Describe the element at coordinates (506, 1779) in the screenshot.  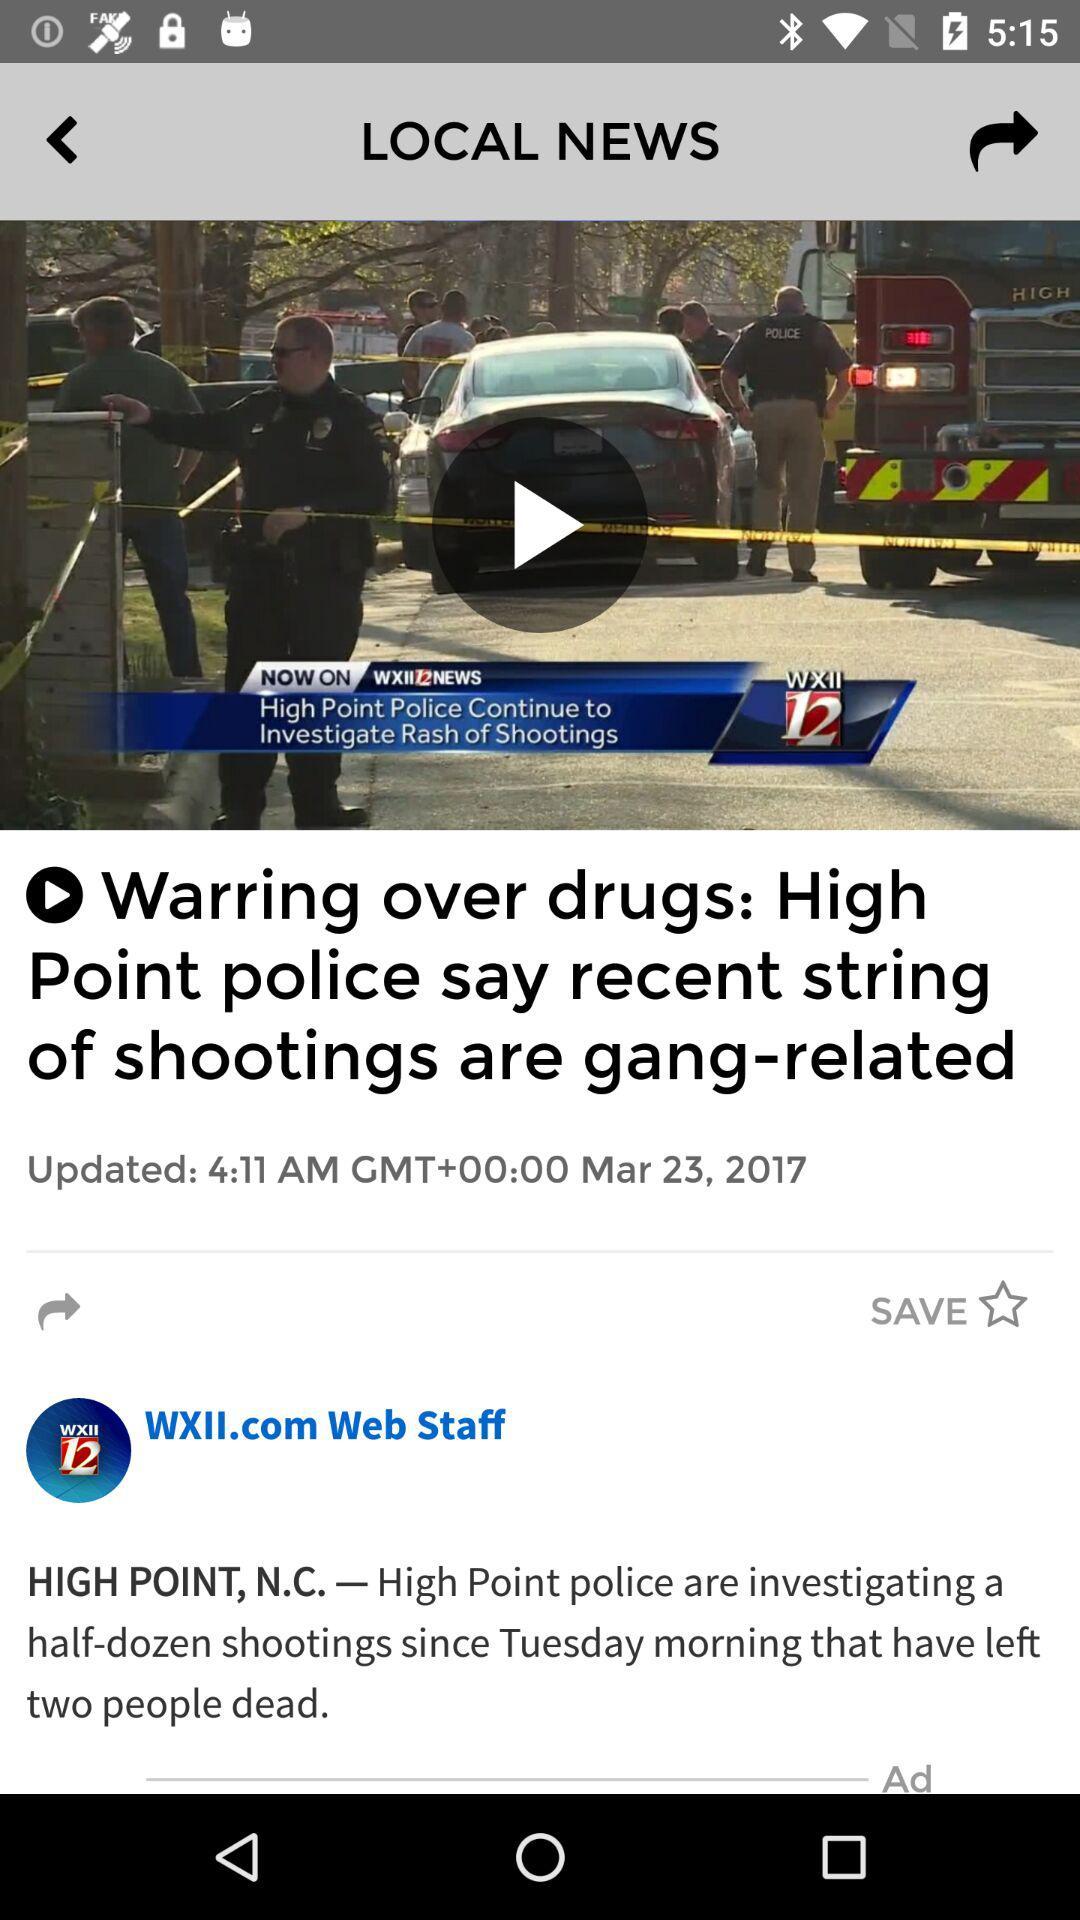
I see `item next to the ad icon` at that location.